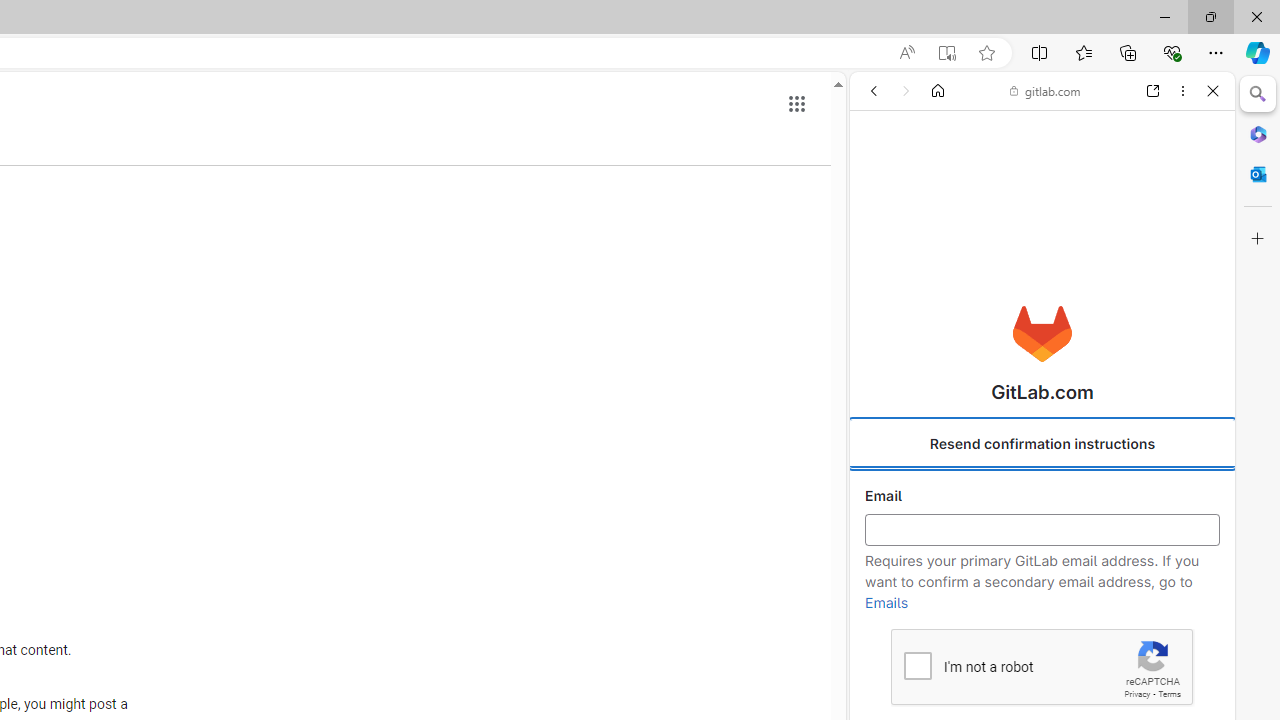 Image resolution: width=1280 pixels, height=720 pixels. Describe the element at coordinates (1169, 693) in the screenshot. I see `'Terms'` at that location.